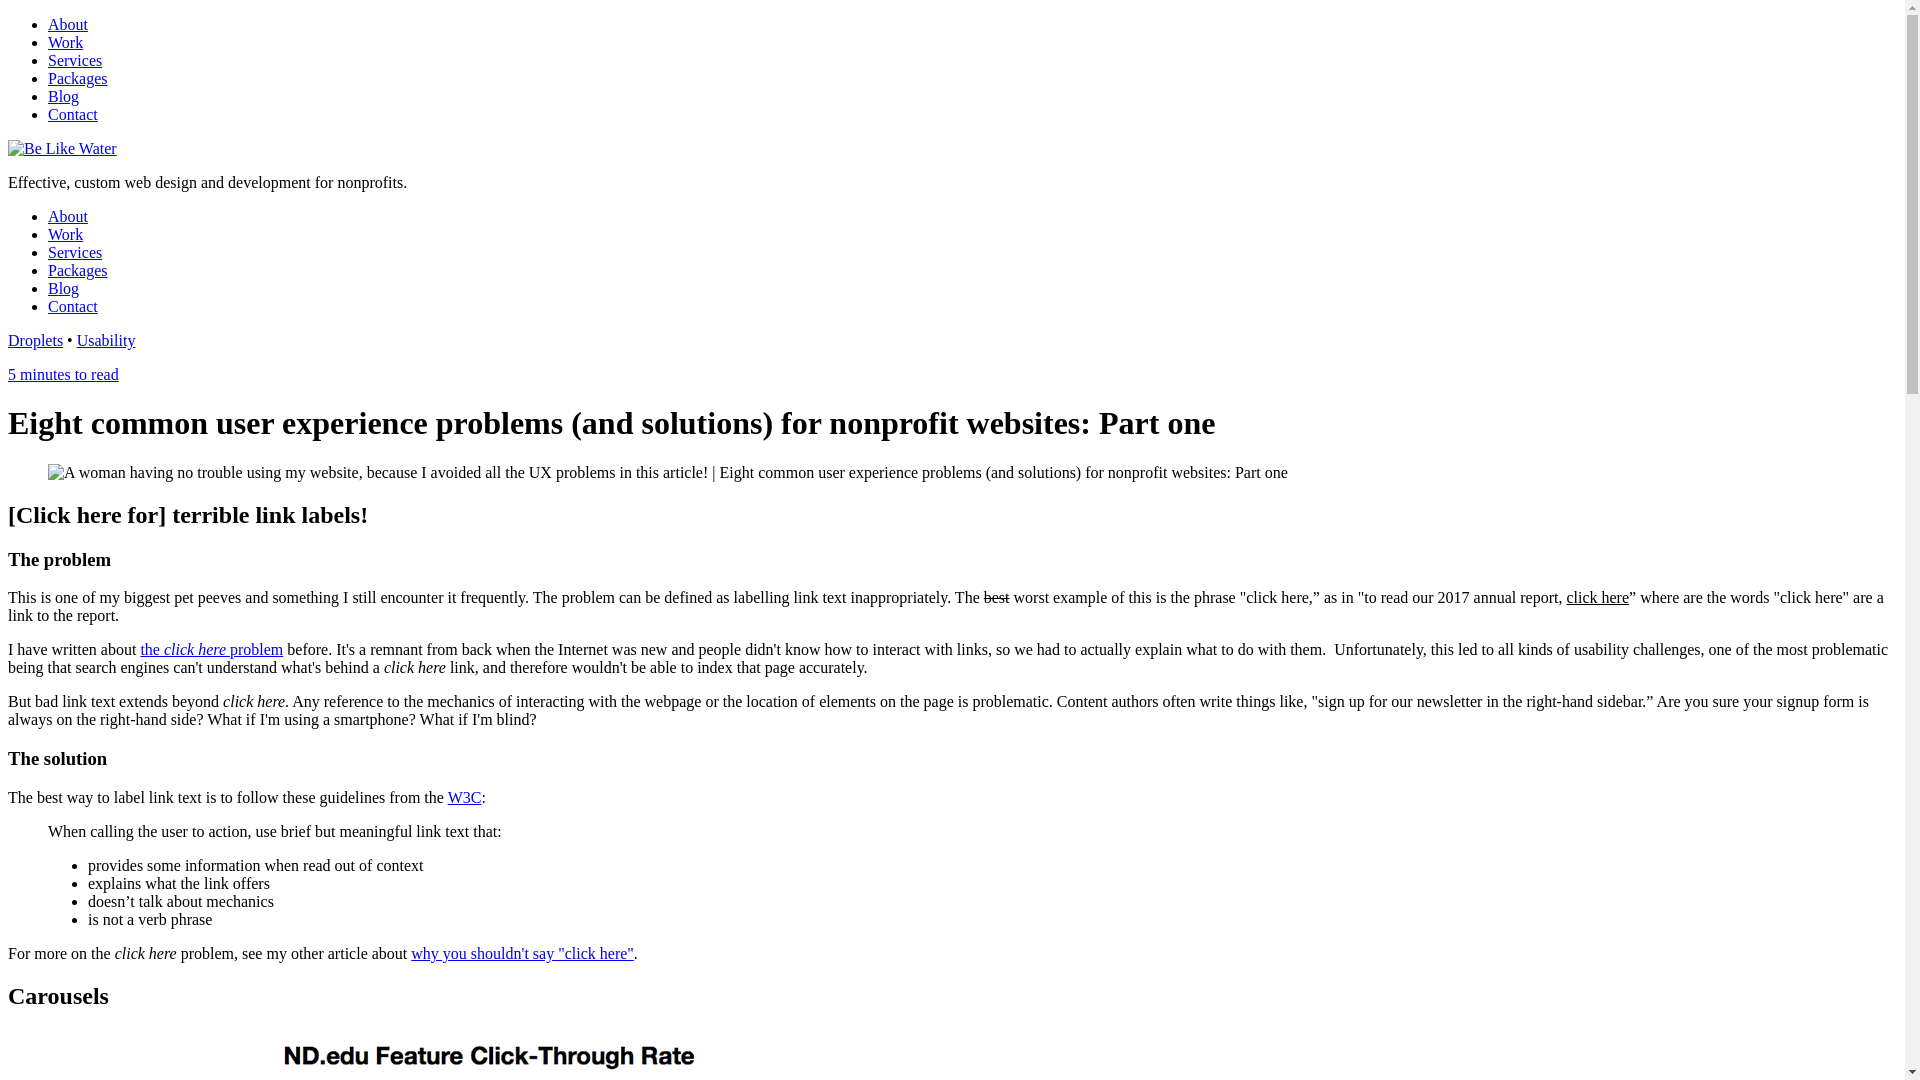  Describe the element at coordinates (77, 77) in the screenshot. I see `'Packages'` at that location.